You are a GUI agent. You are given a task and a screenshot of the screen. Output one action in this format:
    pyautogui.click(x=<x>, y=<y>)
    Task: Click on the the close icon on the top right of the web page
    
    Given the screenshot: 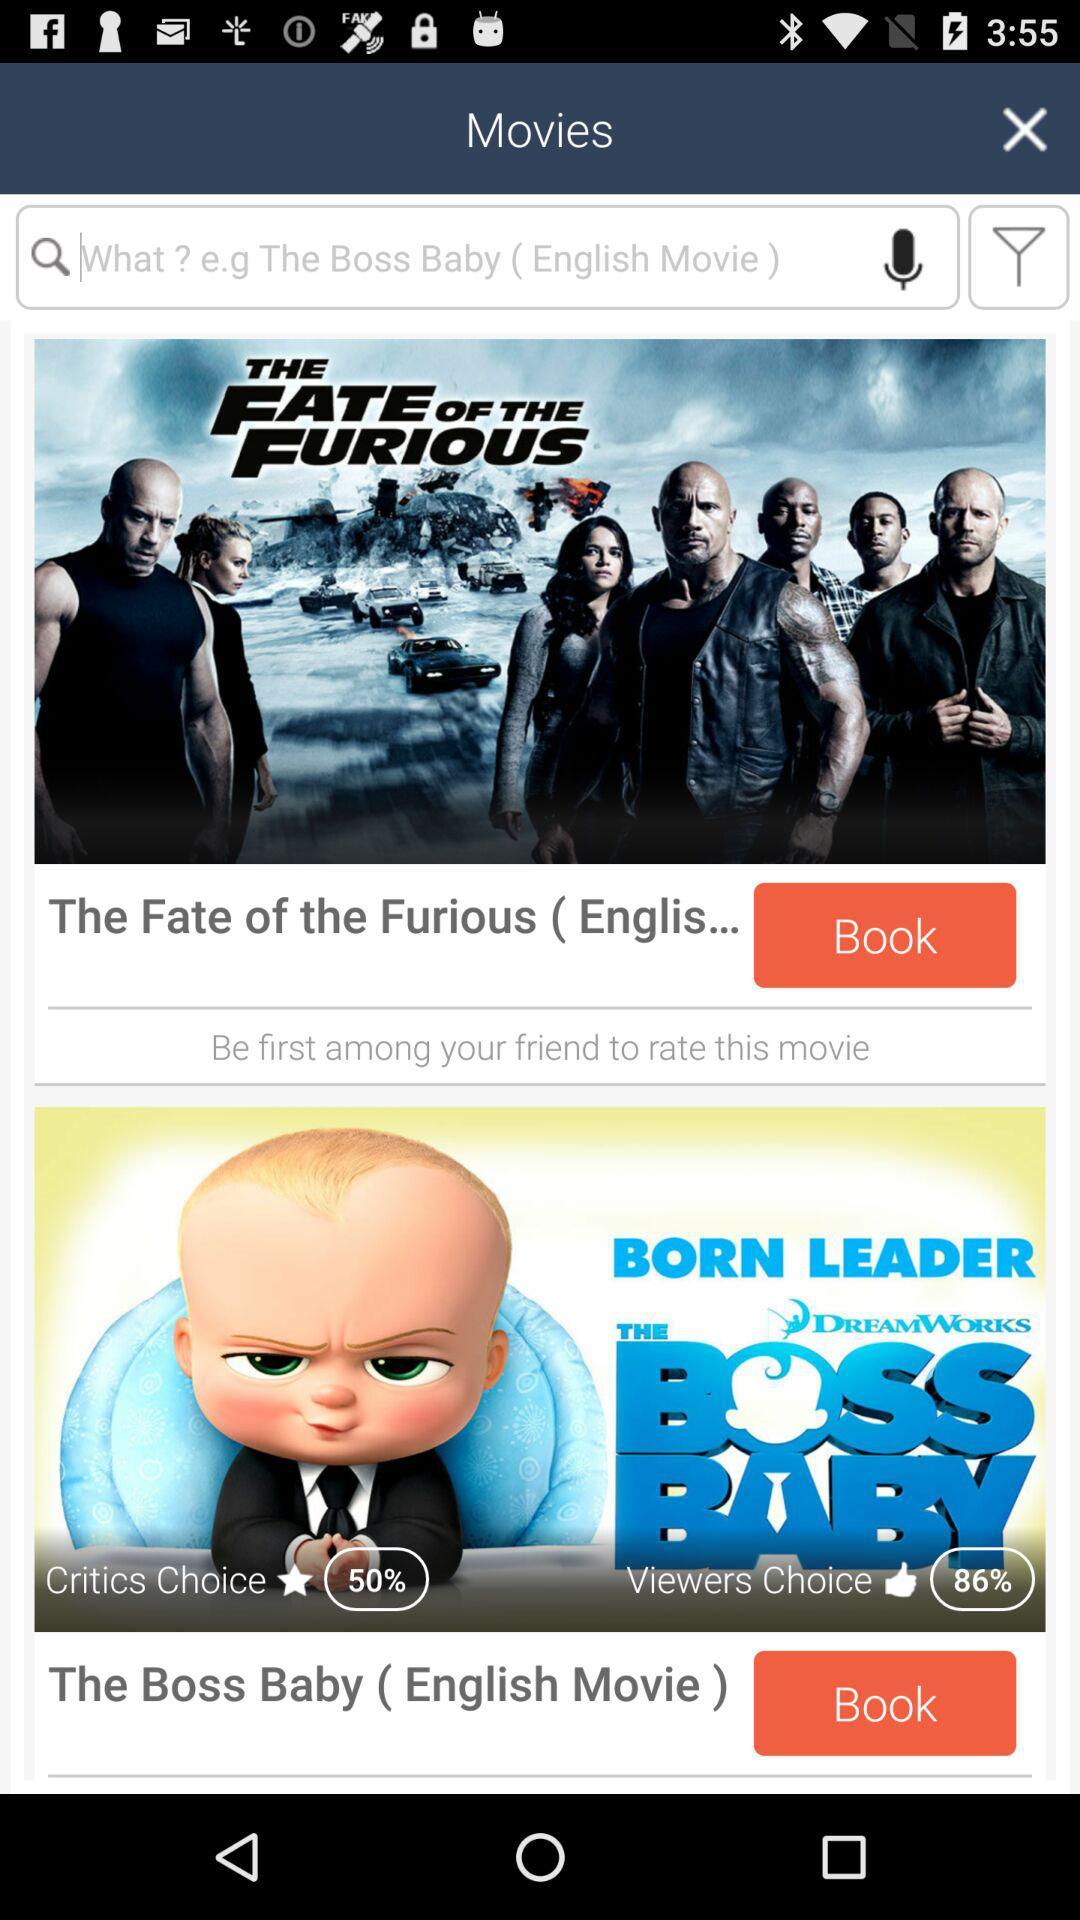 What is the action you would take?
    pyautogui.click(x=1023, y=128)
    